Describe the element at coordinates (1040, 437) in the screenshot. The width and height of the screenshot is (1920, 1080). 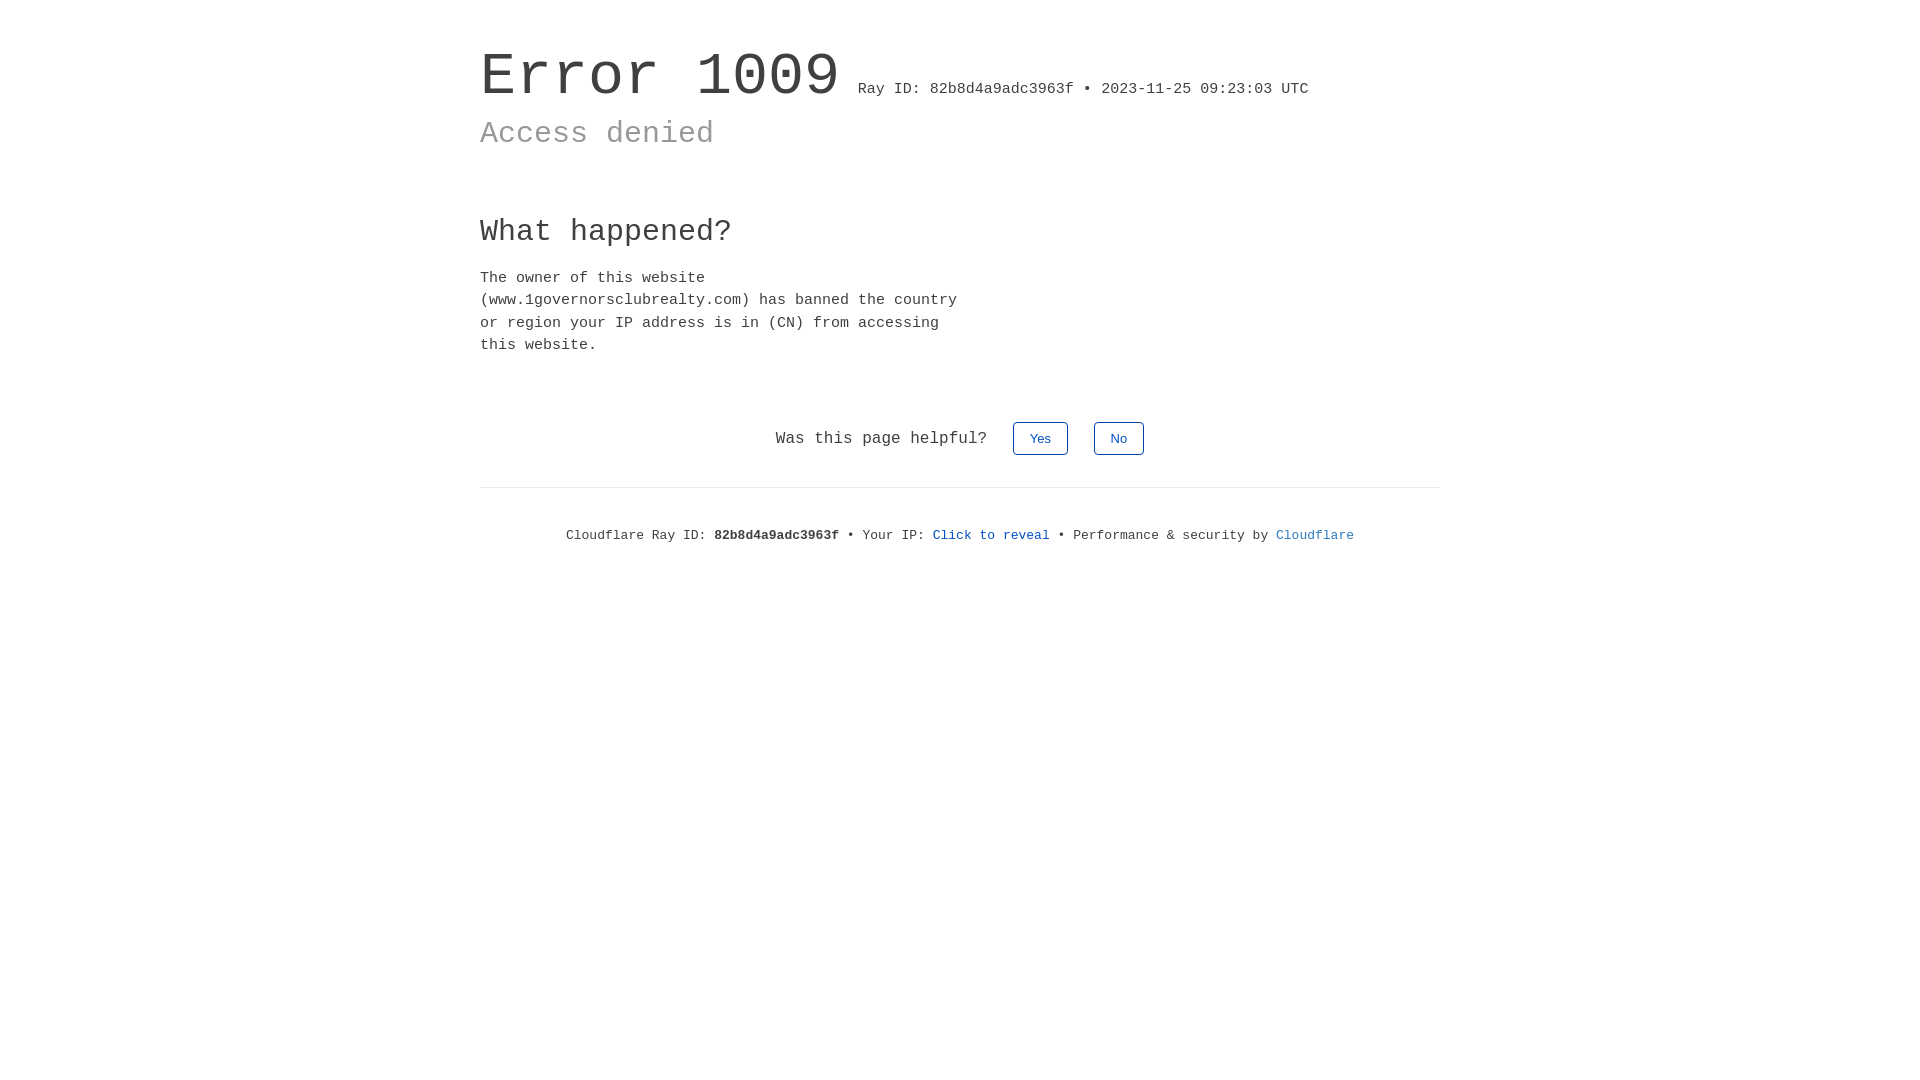
I see `'Yes'` at that location.